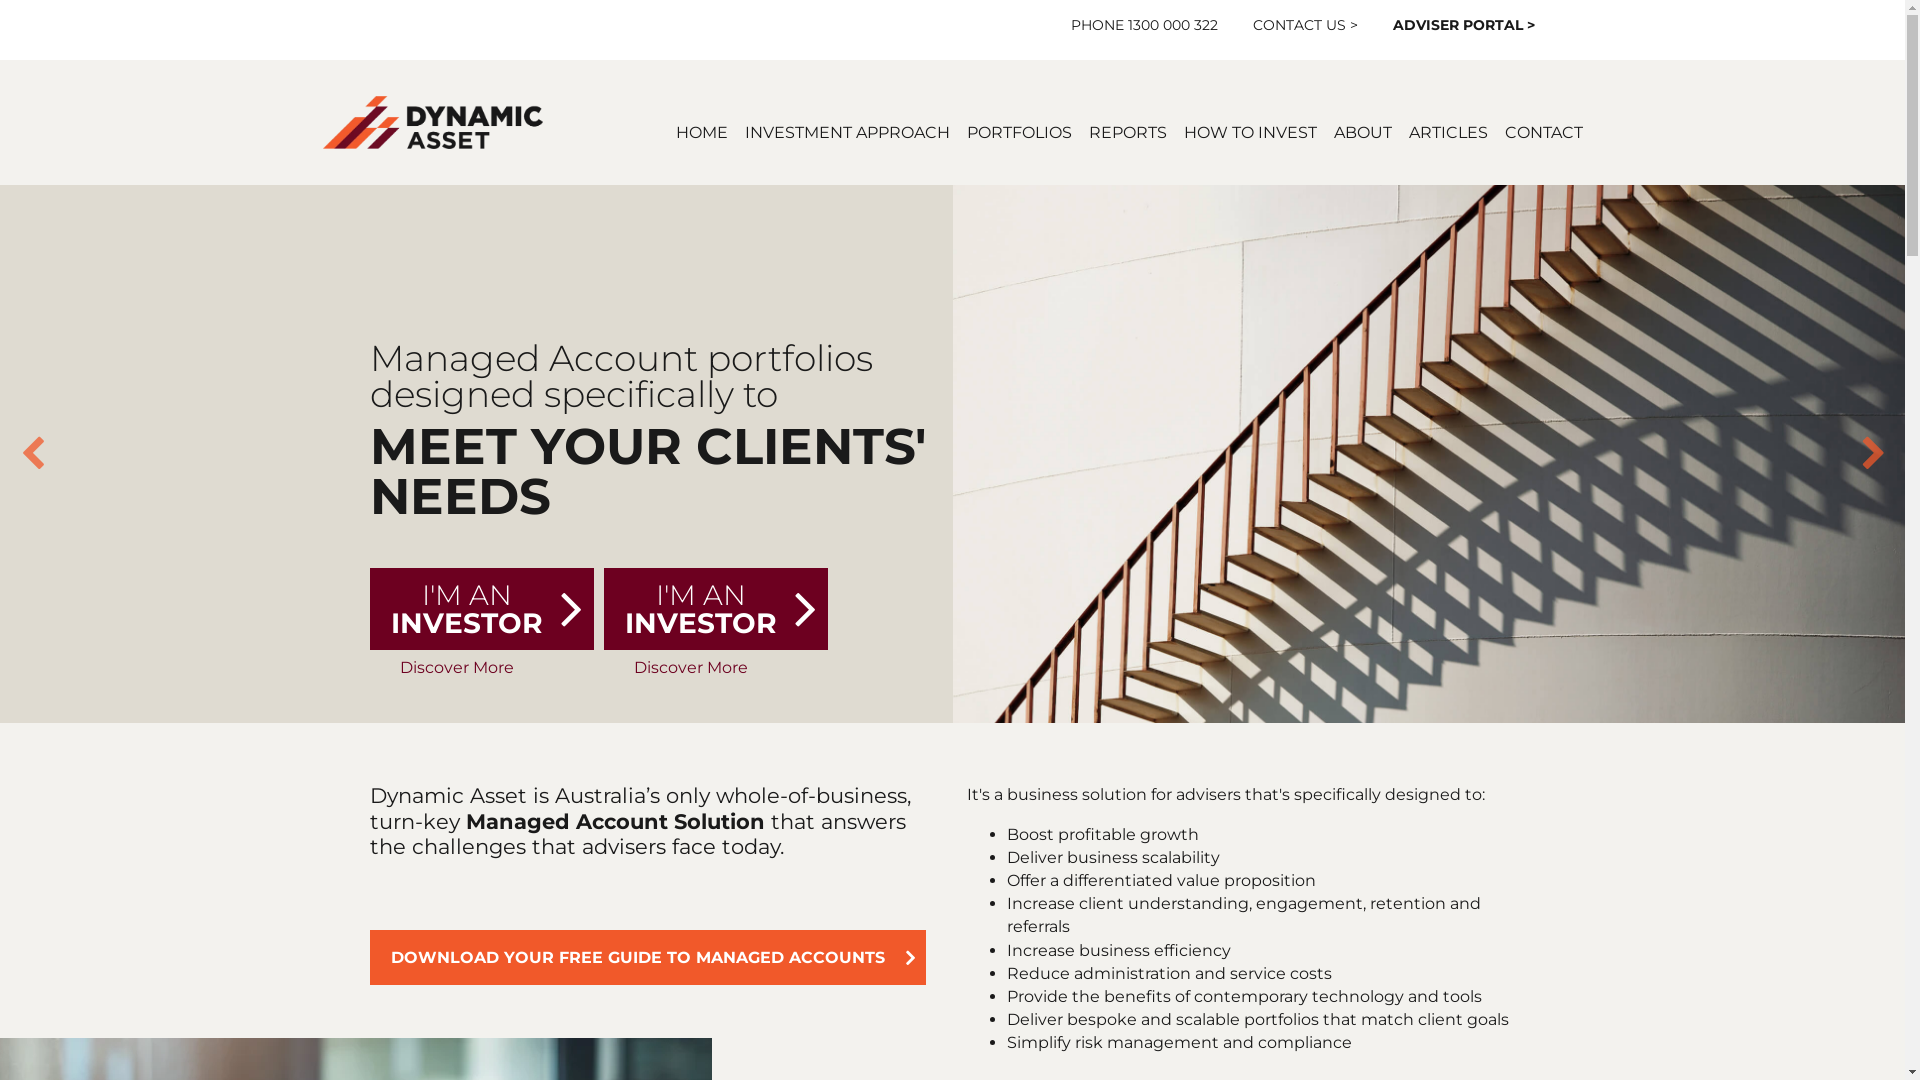 This screenshot has height=1080, width=1920. Describe the element at coordinates (1541, 132) in the screenshot. I see `'CONTACT'` at that location.